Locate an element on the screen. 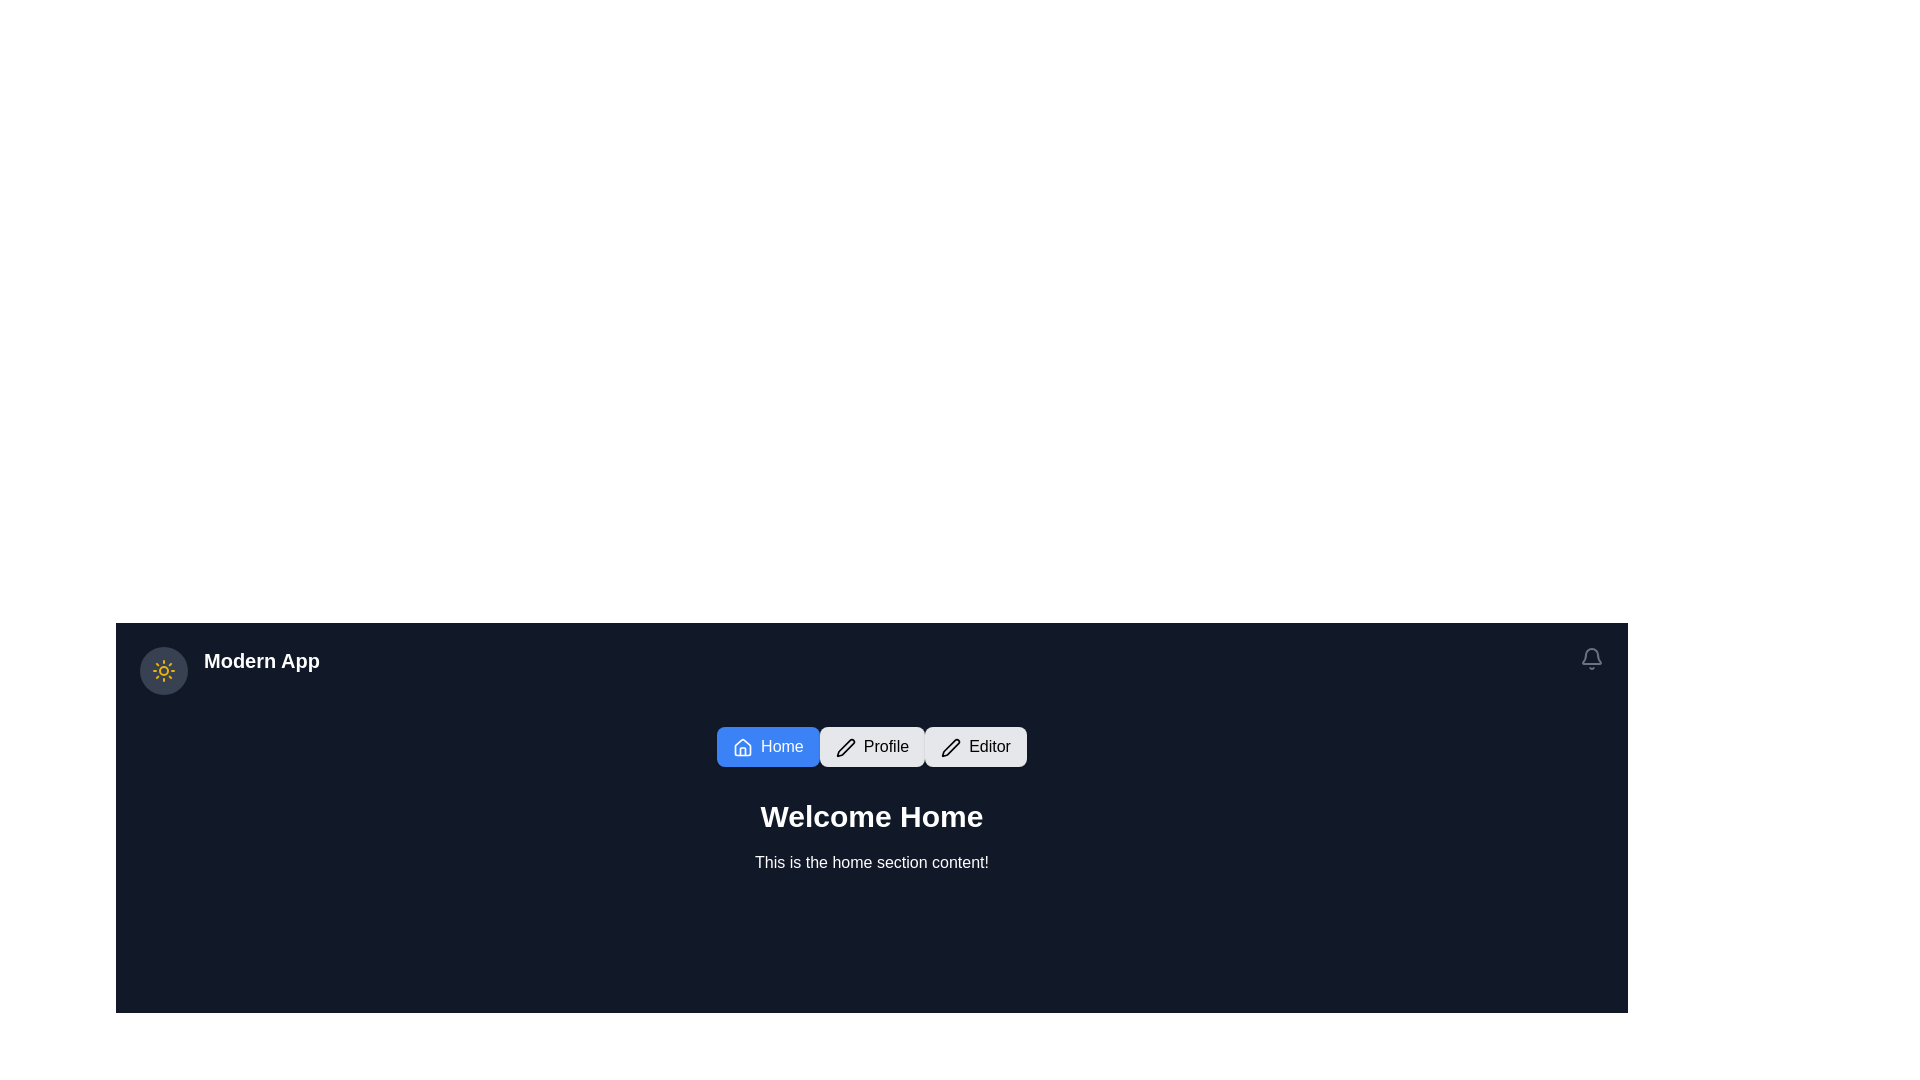 This screenshot has width=1920, height=1080. the 'Profile' button, which is a rectangular button with rounded corners, light gray background, and black text is located at coordinates (872, 747).